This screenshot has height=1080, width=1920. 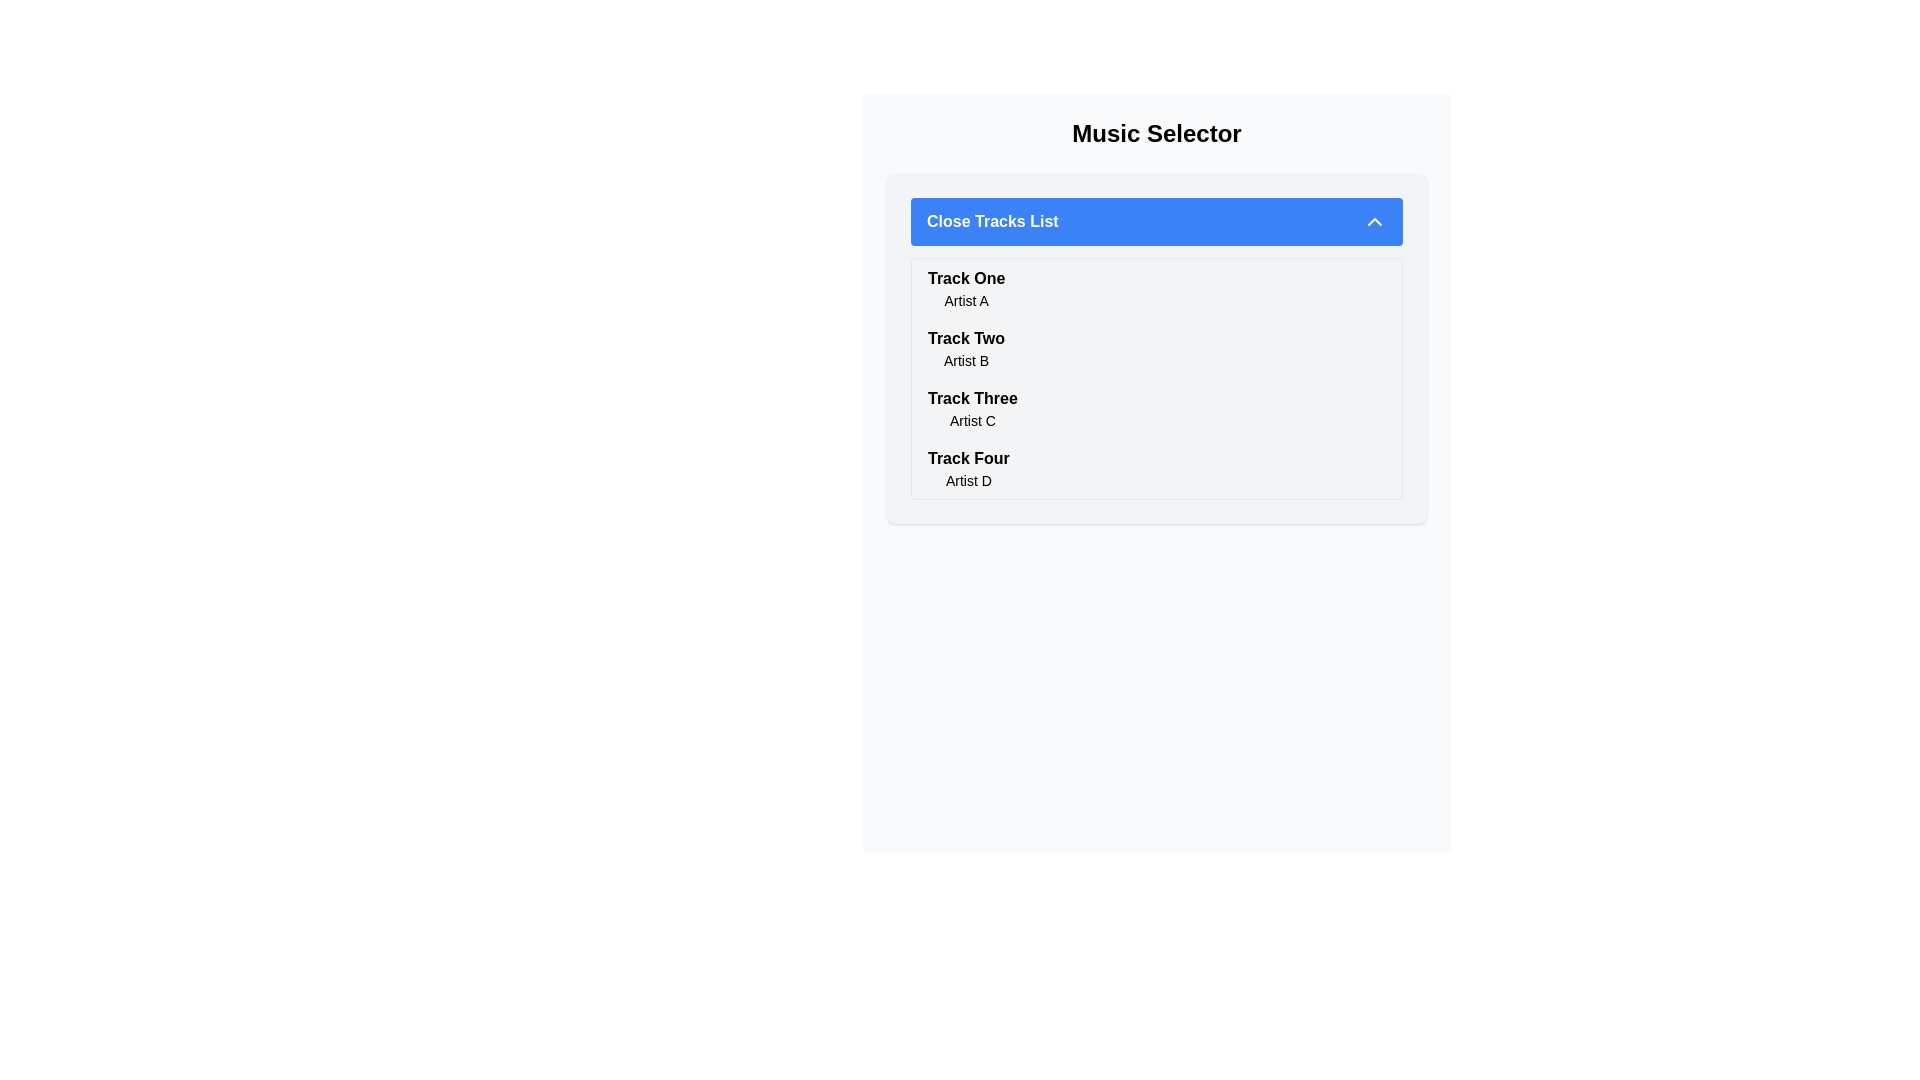 I want to click on the text label 'Artist B' which is displayed beneath the 'Track Two' title in the 'Music Selector' dropdown, so click(x=966, y=361).